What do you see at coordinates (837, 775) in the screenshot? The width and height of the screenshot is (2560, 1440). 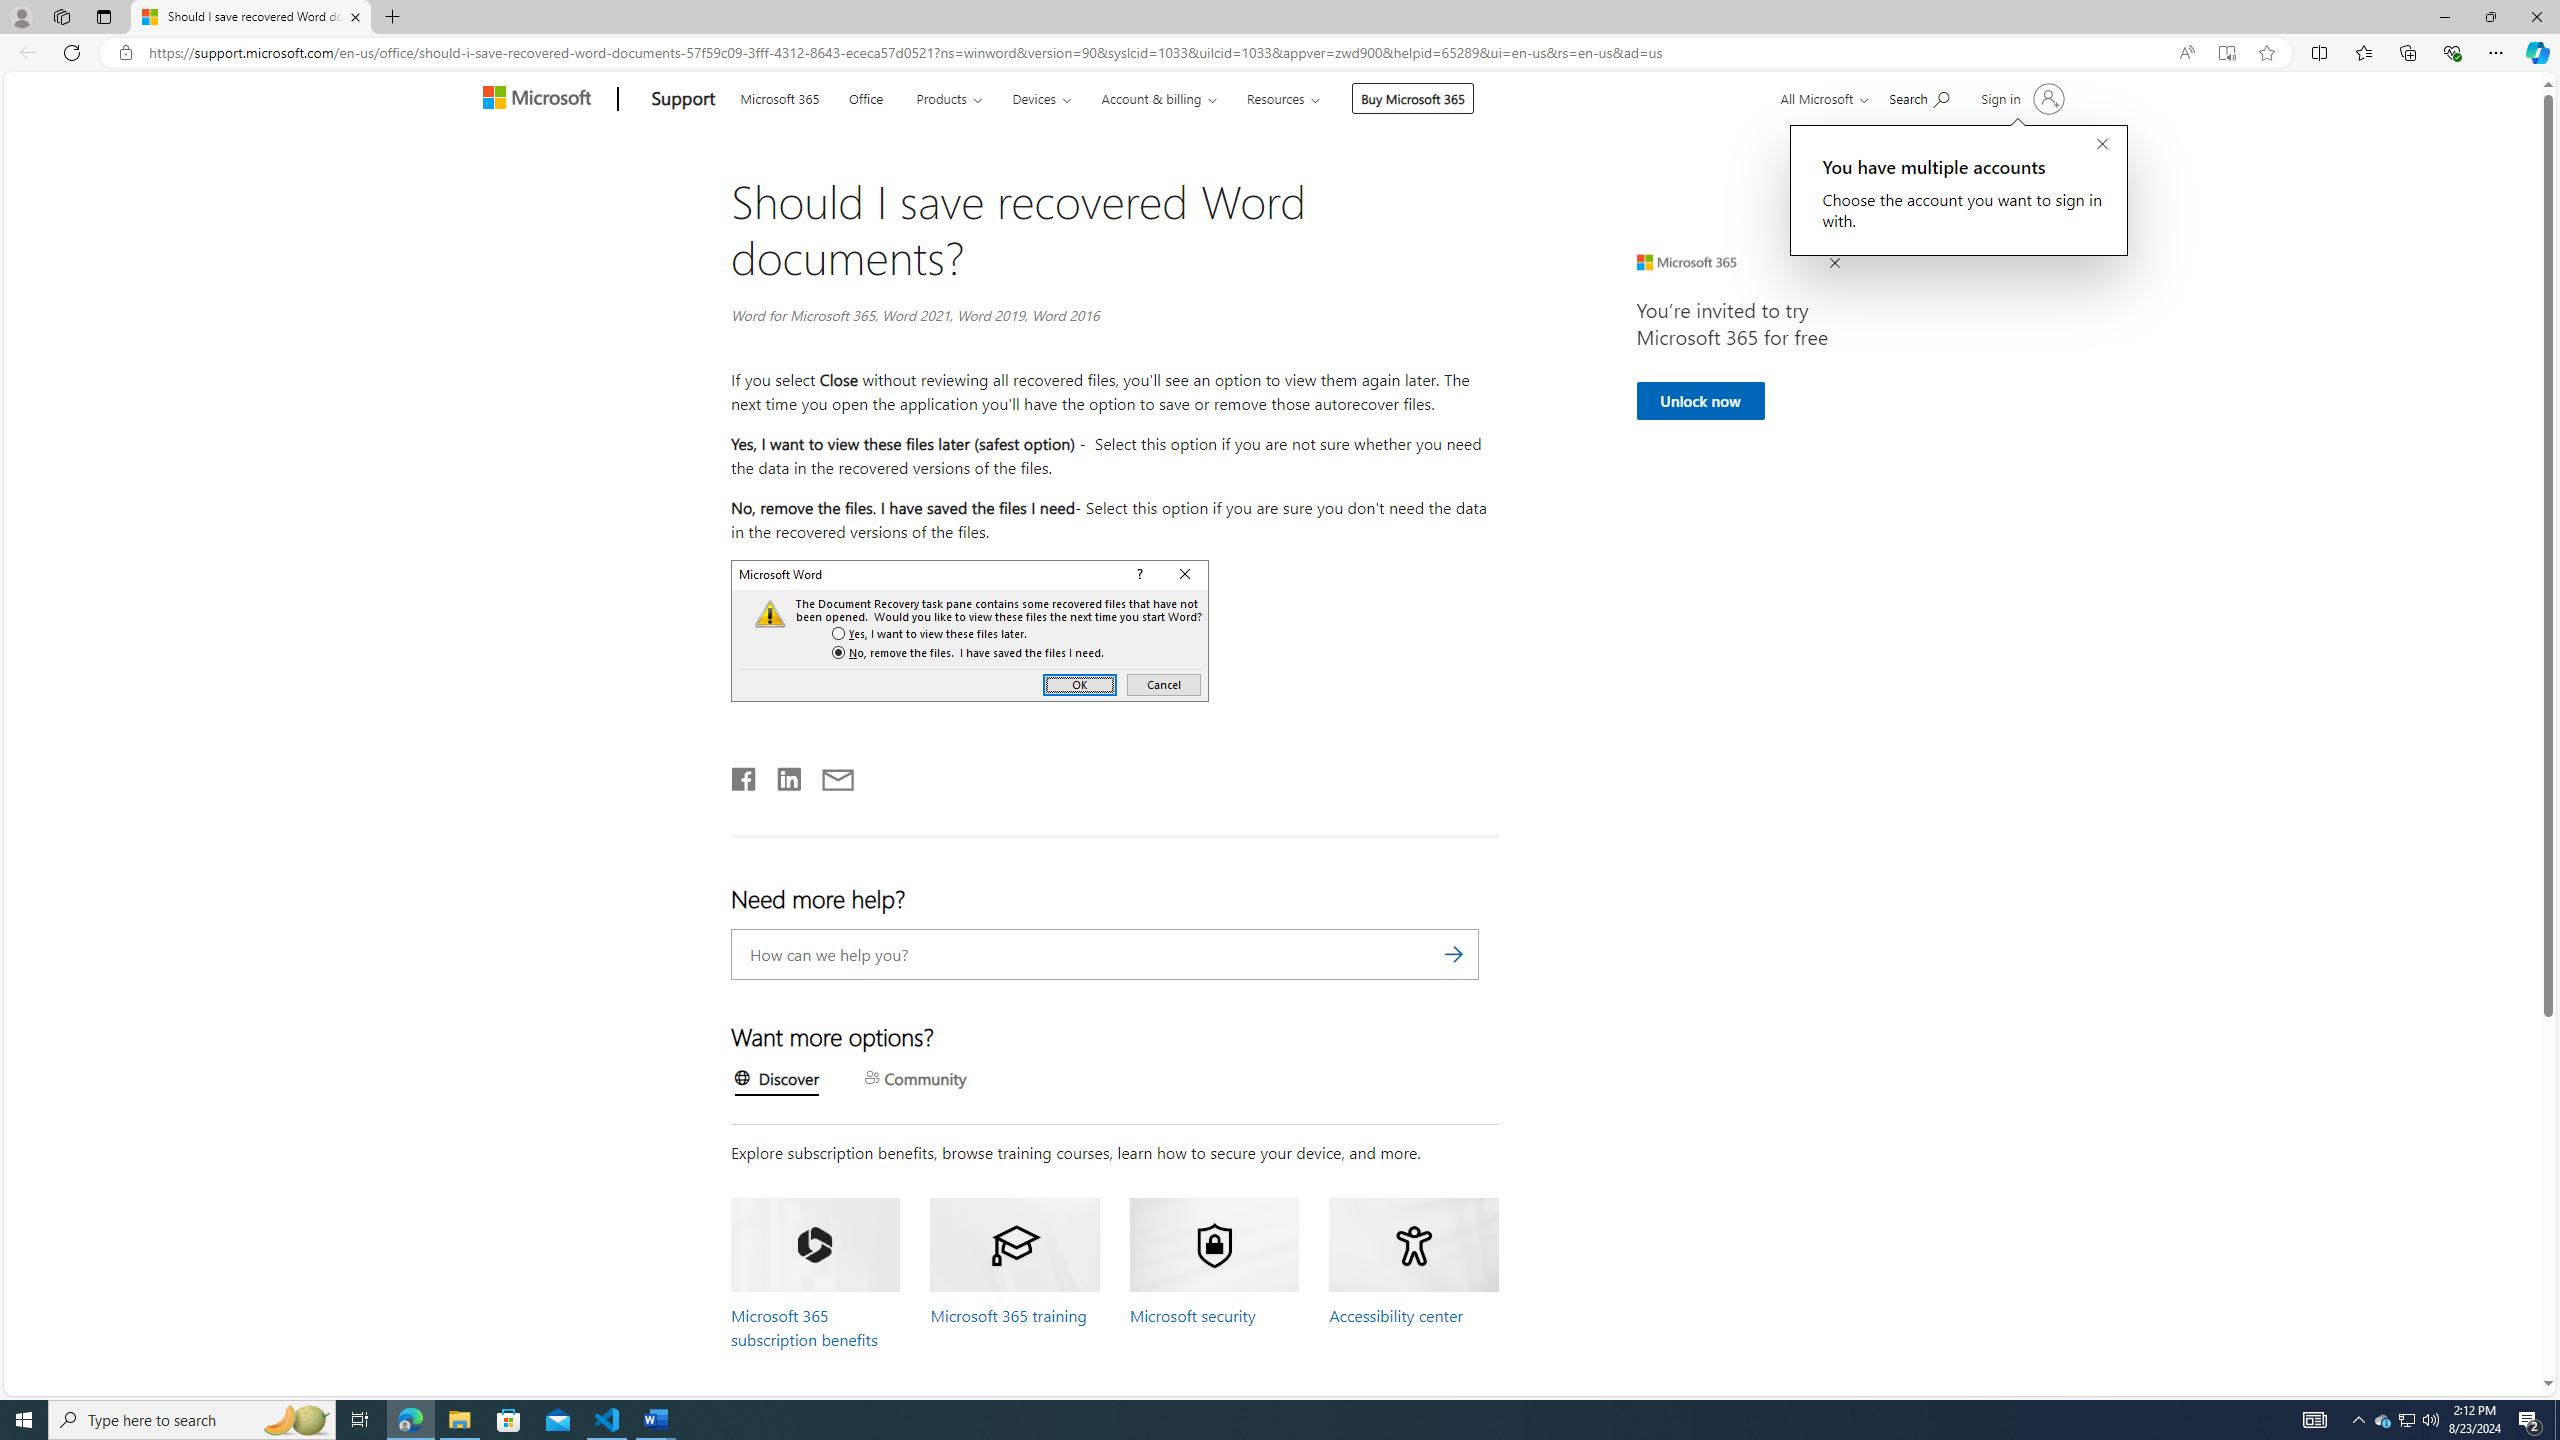 I see `'Email'` at bounding box center [837, 775].